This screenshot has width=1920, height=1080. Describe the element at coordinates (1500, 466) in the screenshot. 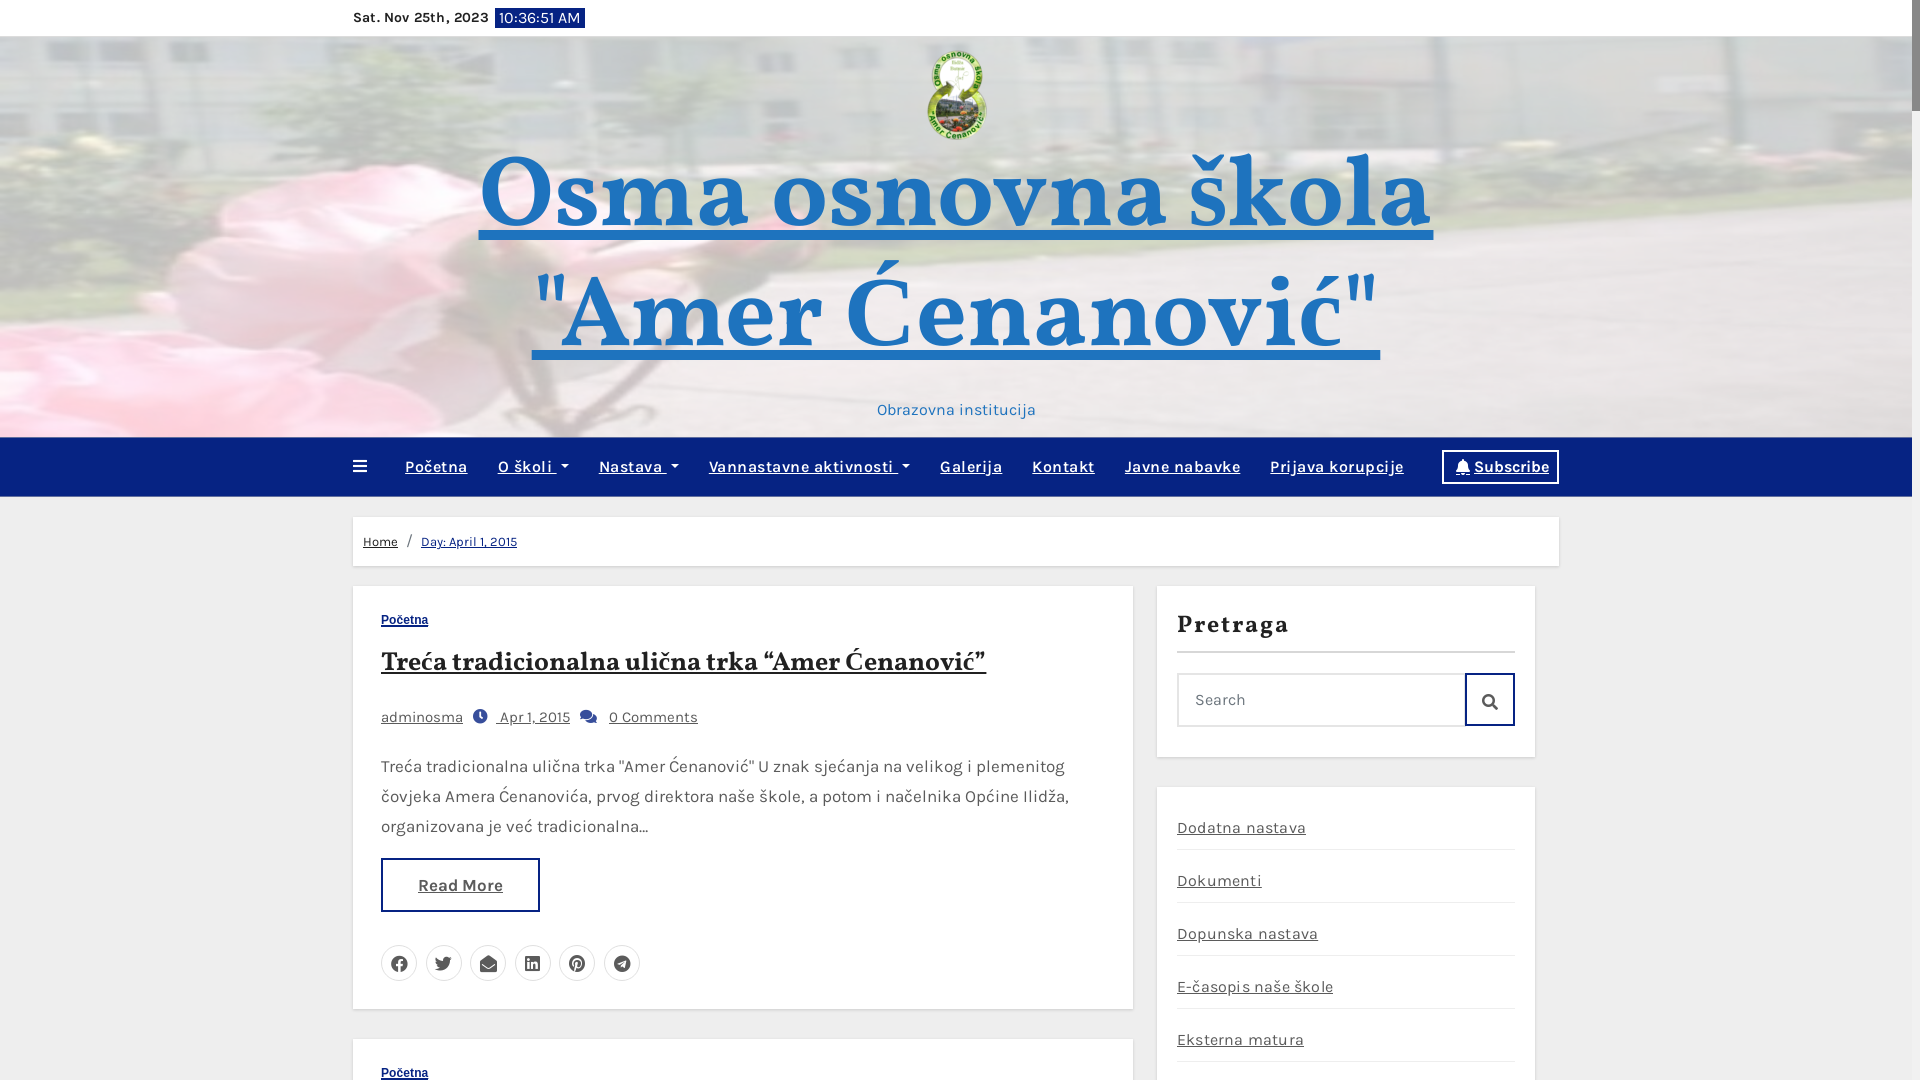

I see `'Subscribe'` at that location.